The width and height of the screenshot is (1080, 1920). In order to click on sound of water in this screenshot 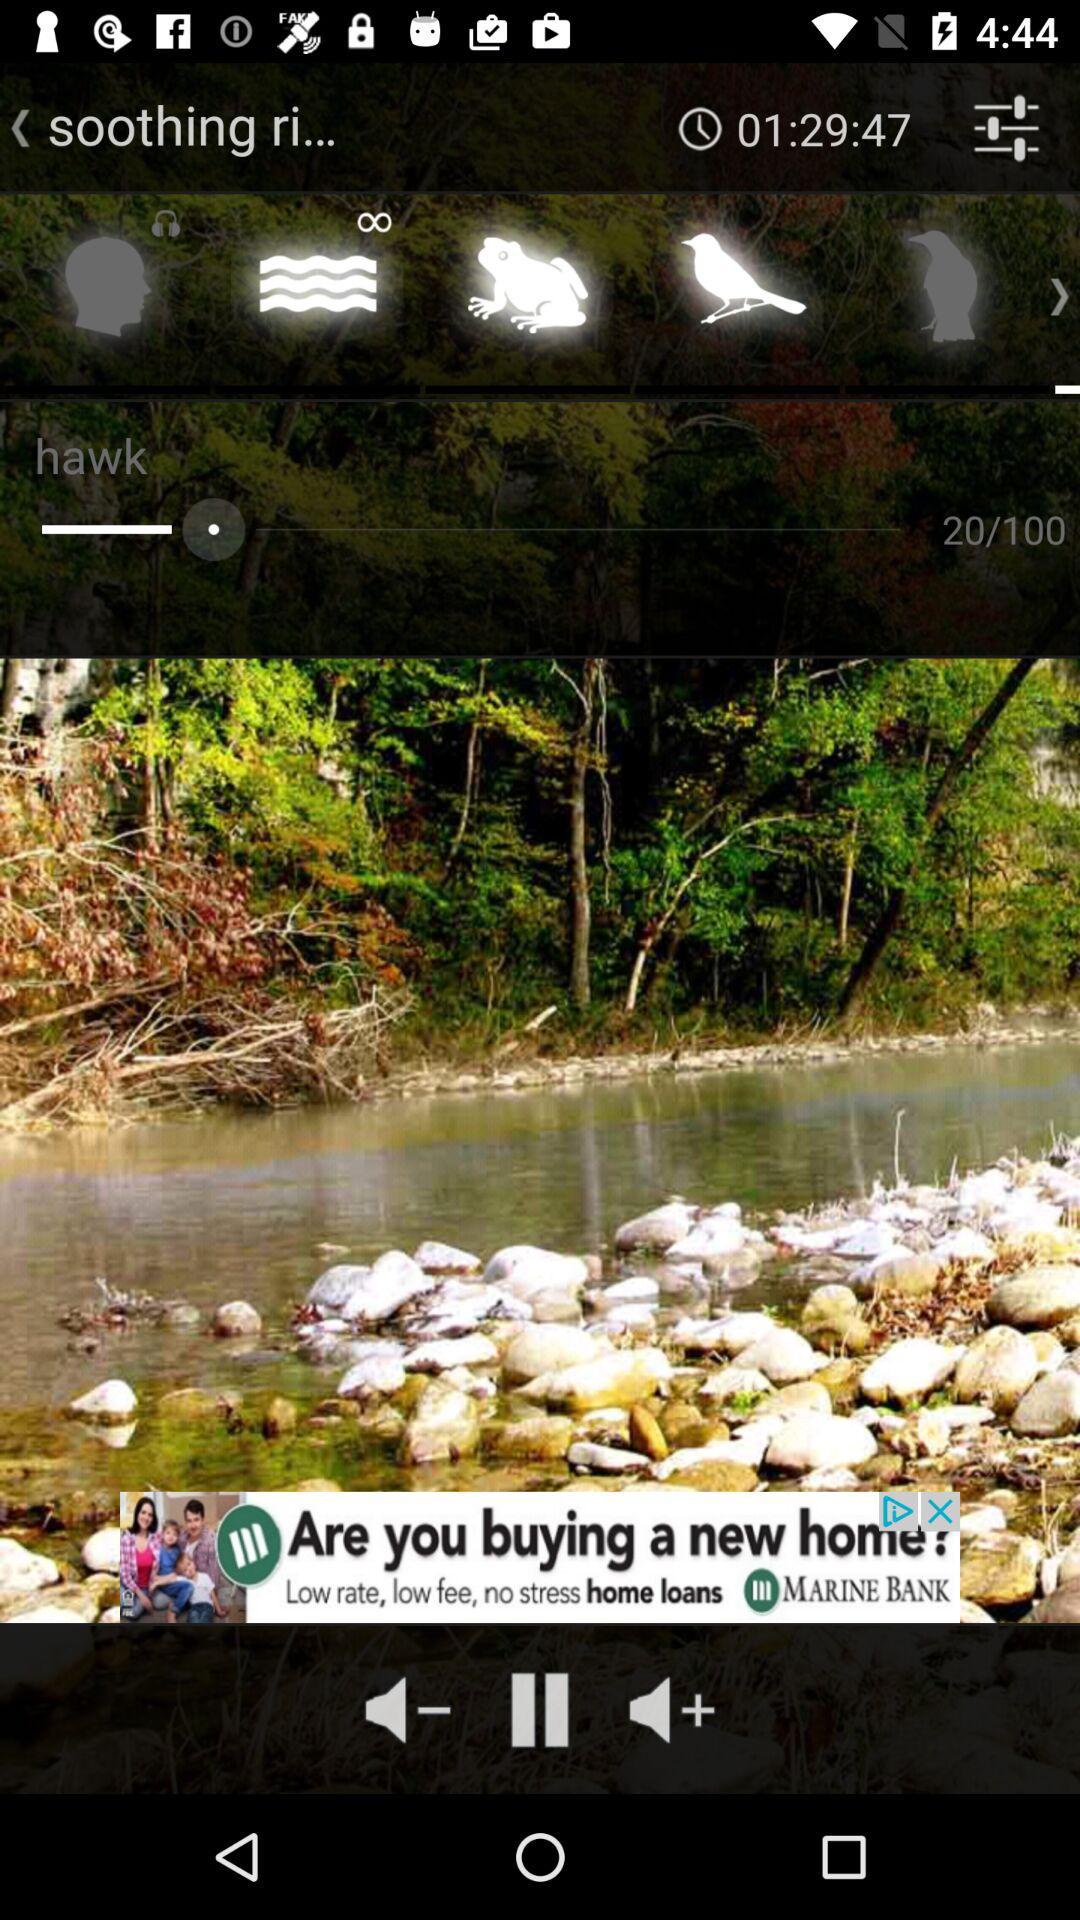, I will do `click(316, 291)`.